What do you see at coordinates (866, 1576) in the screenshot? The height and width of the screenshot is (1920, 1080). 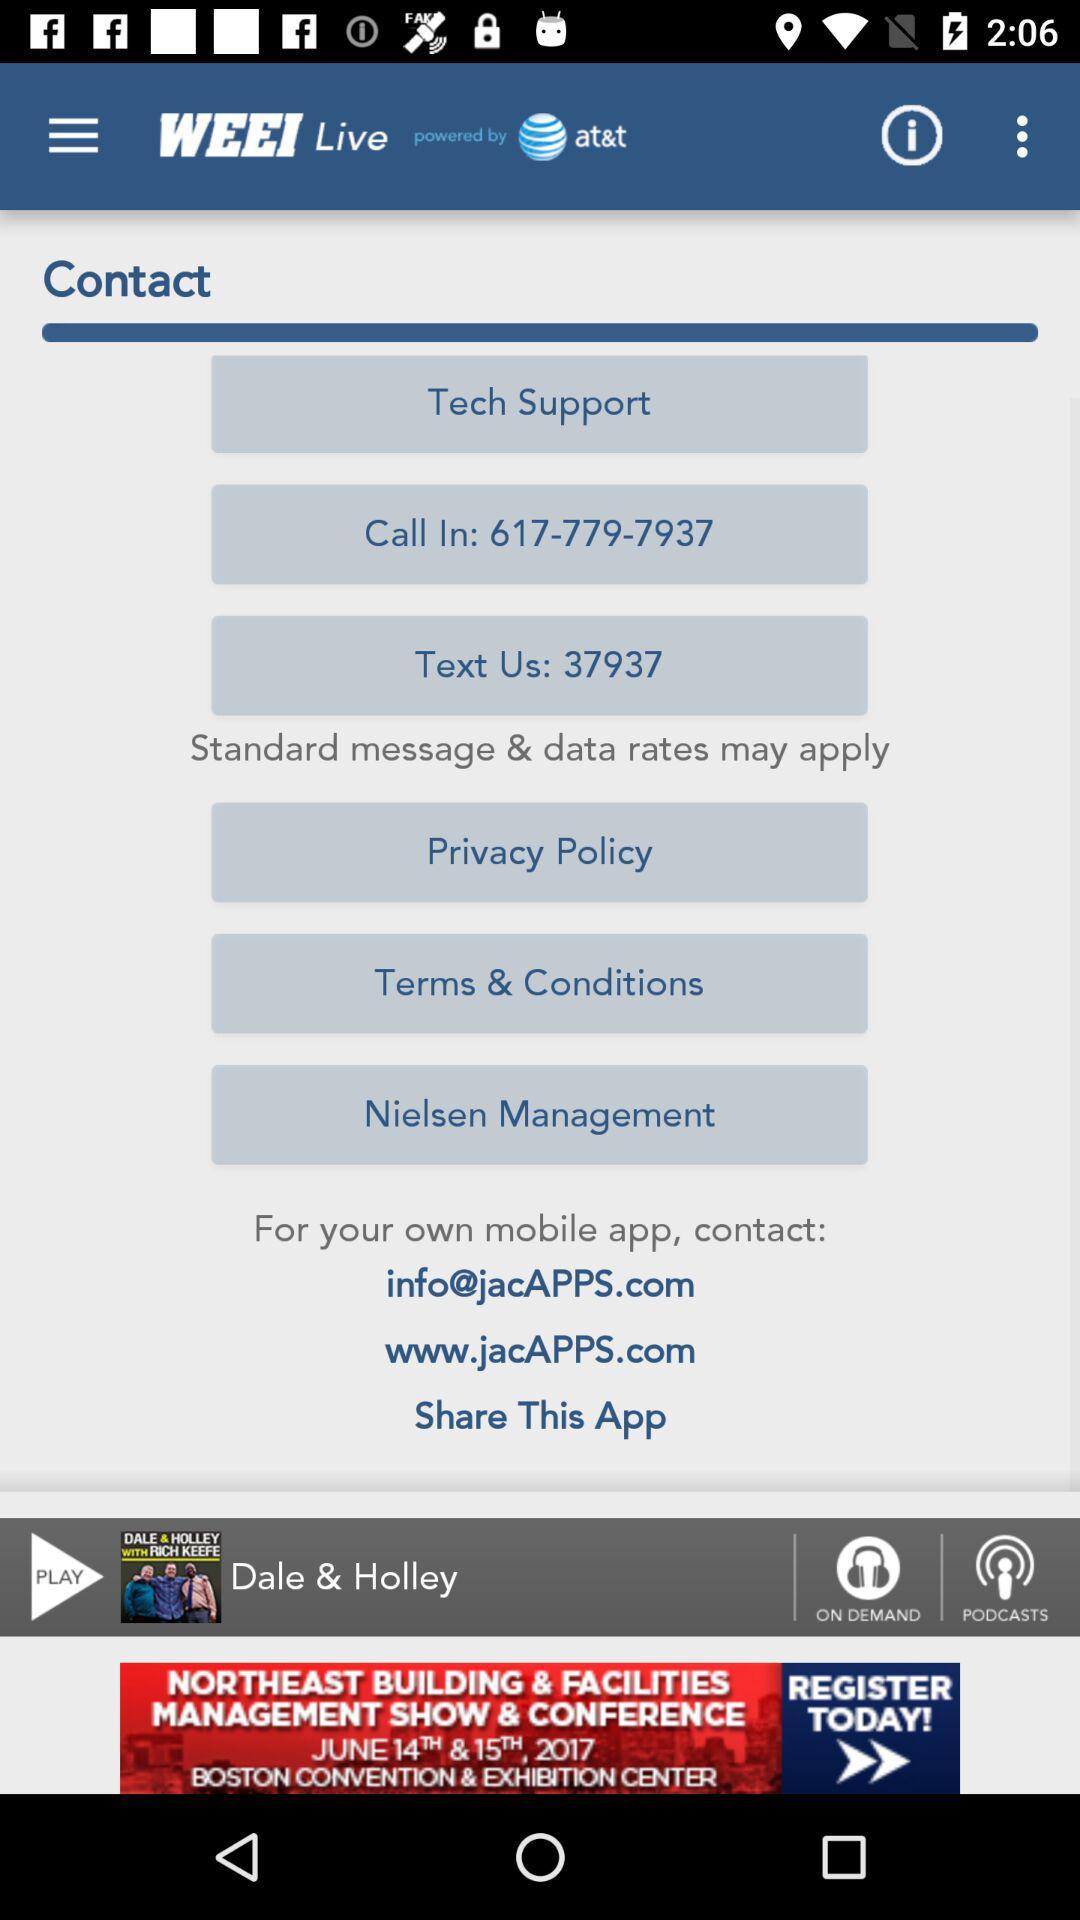 I see `the lock icon` at bounding box center [866, 1576].